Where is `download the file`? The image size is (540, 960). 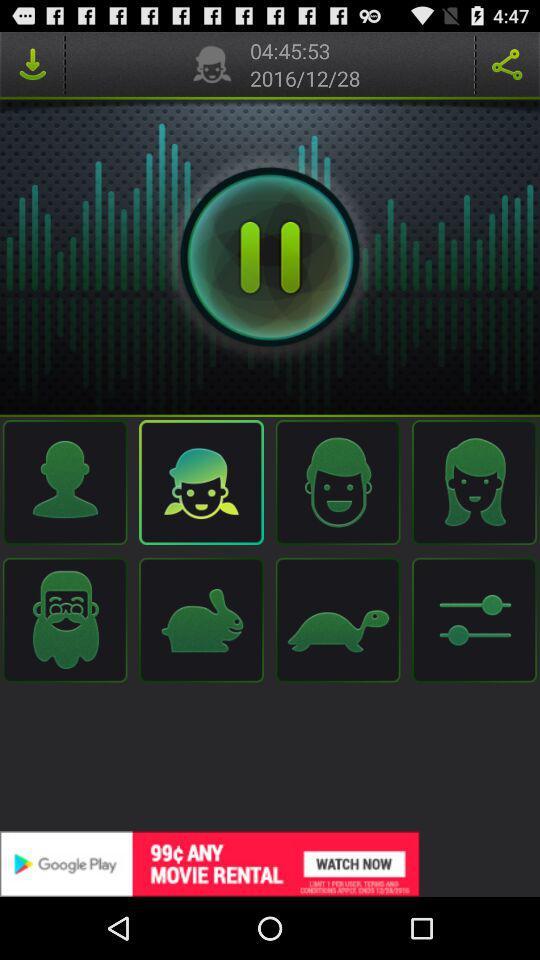 download the file is located at coordinates (31, 64).